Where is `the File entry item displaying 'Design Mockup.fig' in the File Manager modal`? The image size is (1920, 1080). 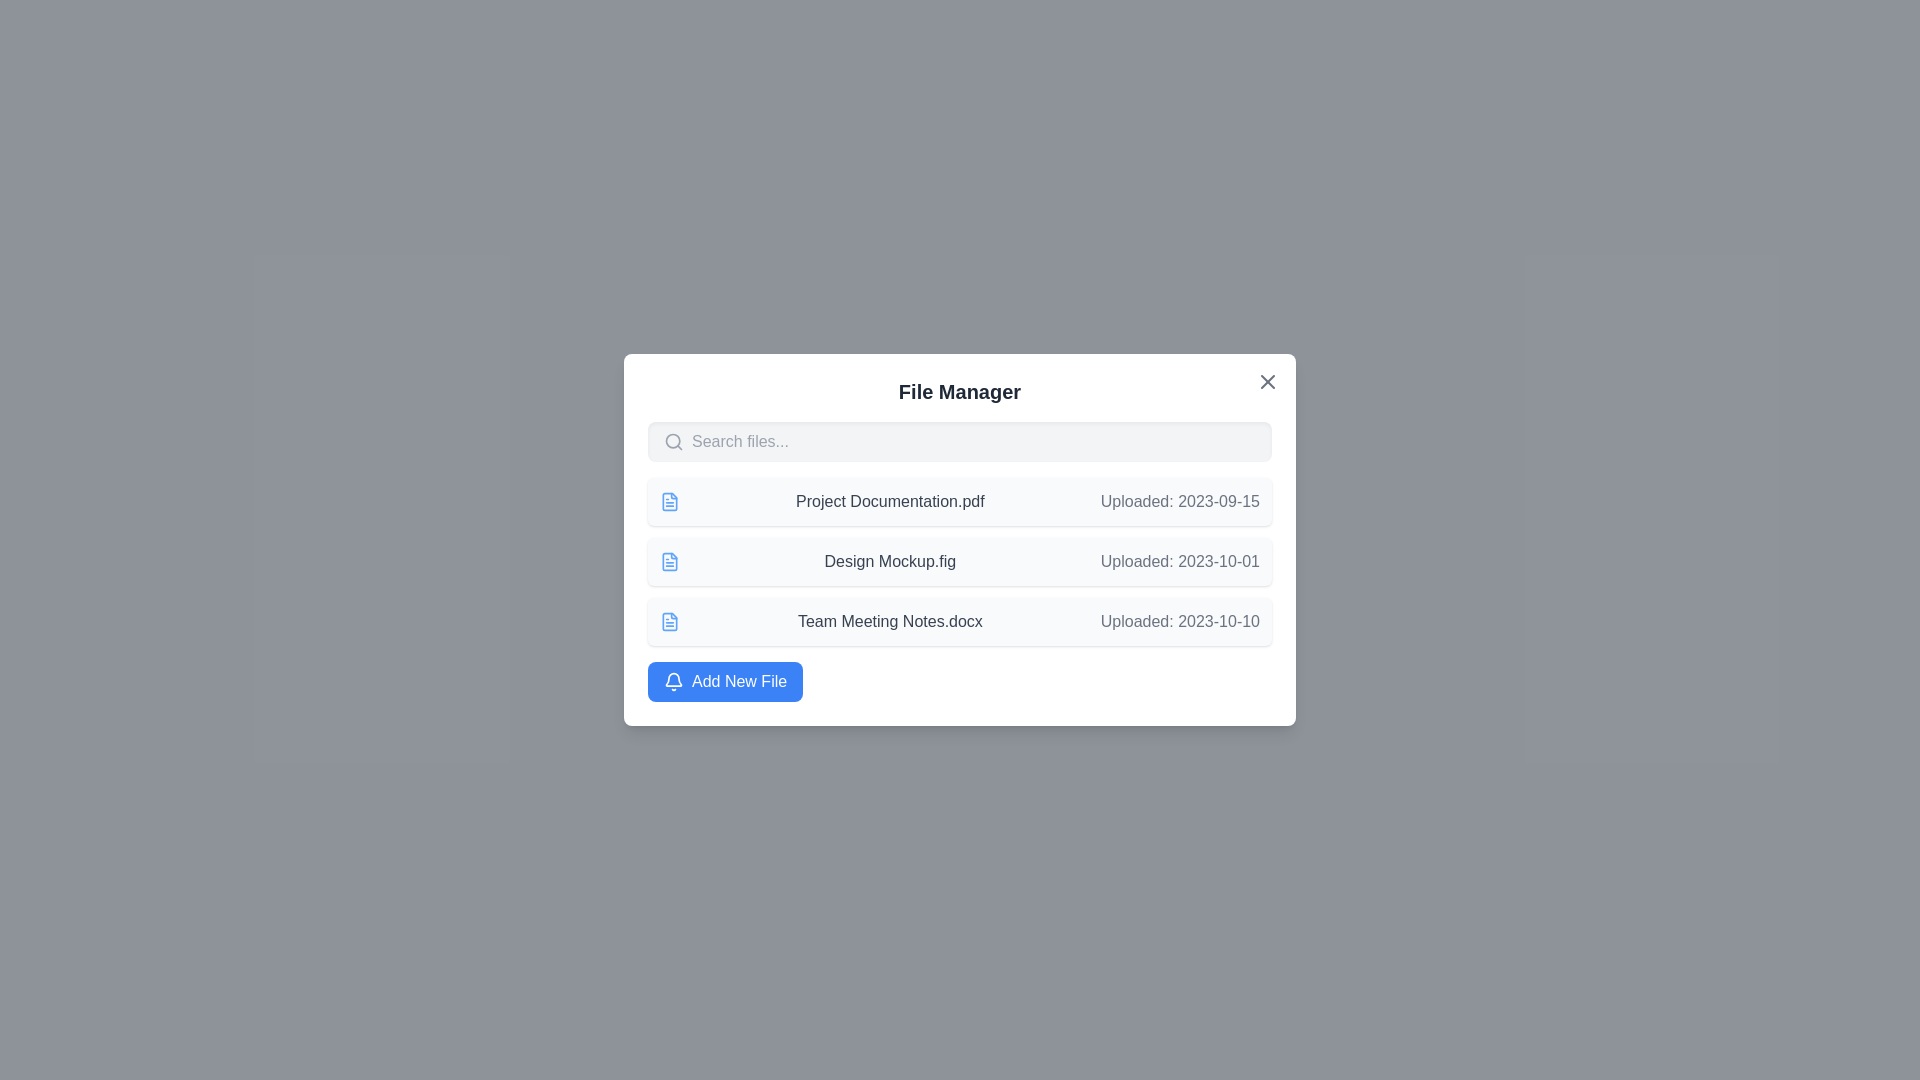
the File entry item displaying 'Design Mockup.fig' in the File Manager modal is located at coordinates (960, 540).